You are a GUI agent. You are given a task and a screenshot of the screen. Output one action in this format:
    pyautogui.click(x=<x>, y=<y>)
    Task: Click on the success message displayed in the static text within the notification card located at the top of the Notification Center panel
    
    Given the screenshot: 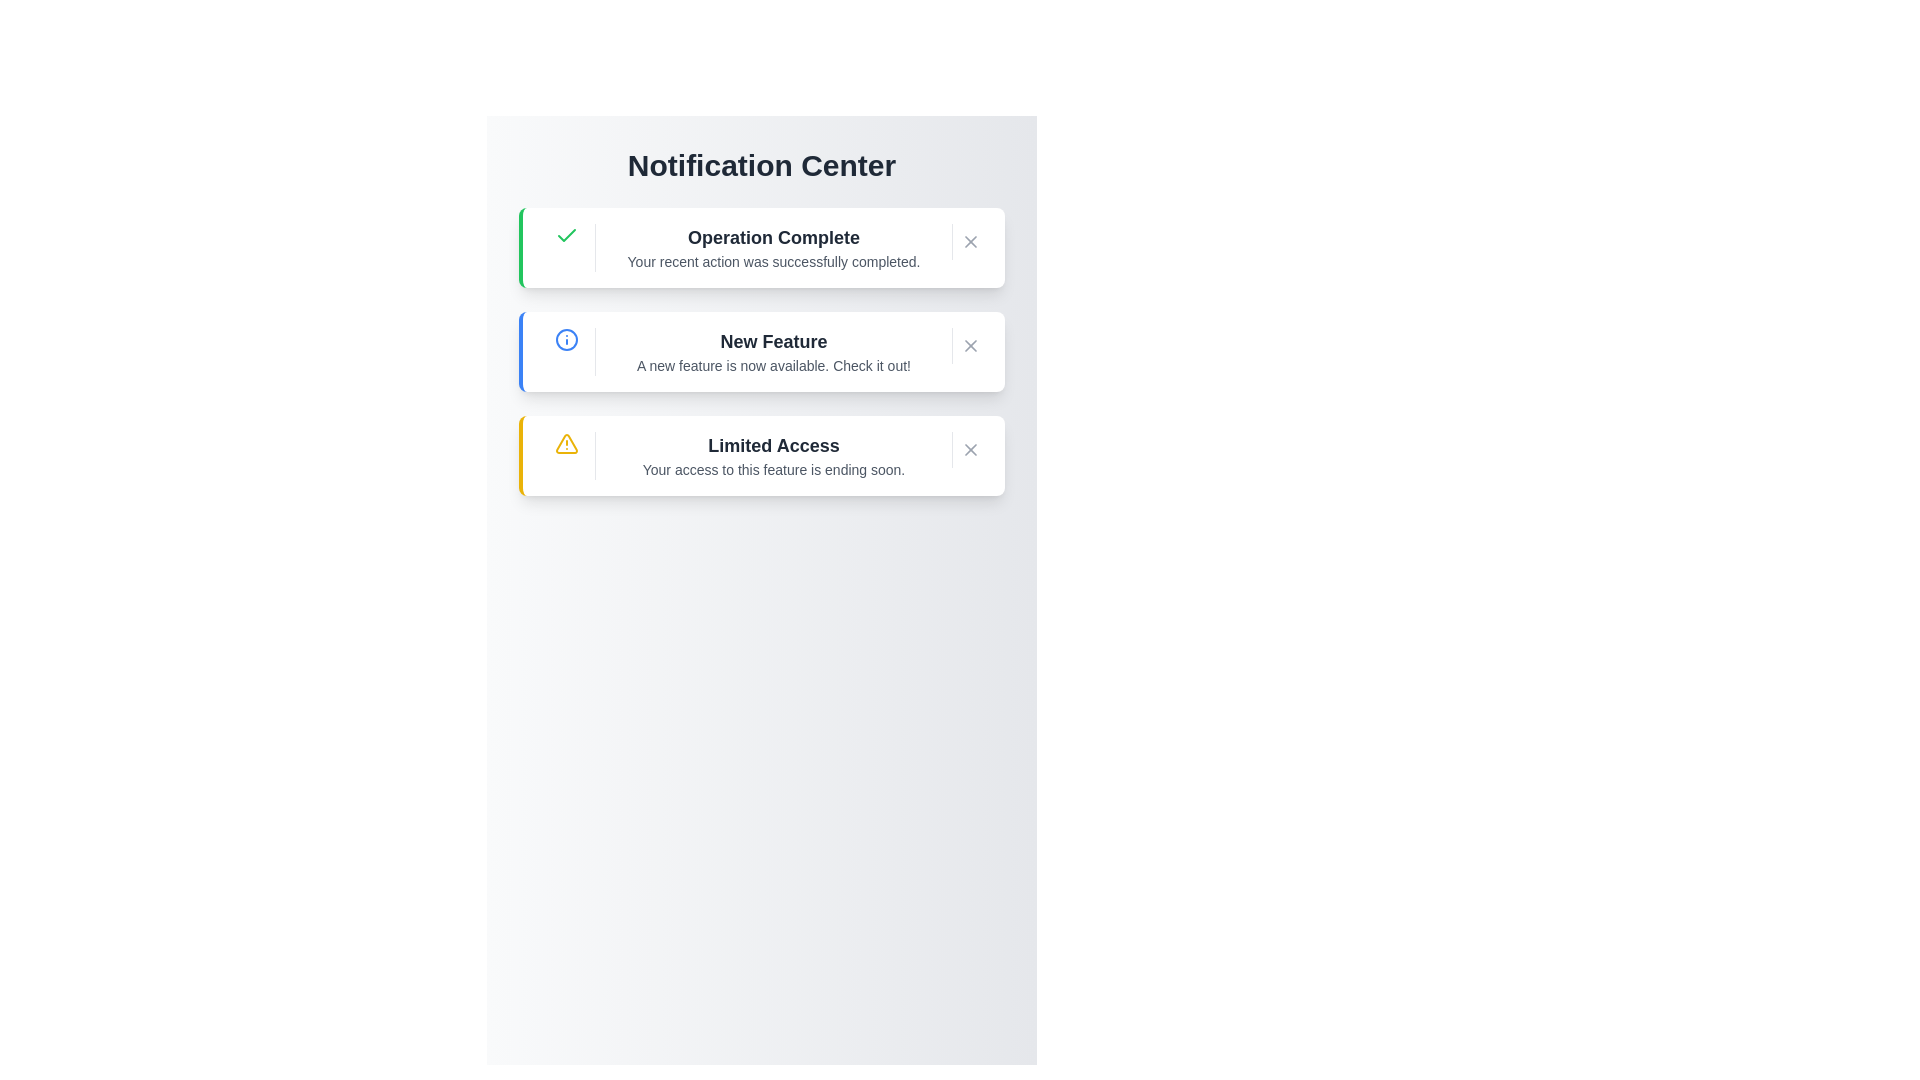 What is the action you would take?
    pyautogui.click(x=772, y=246)
    